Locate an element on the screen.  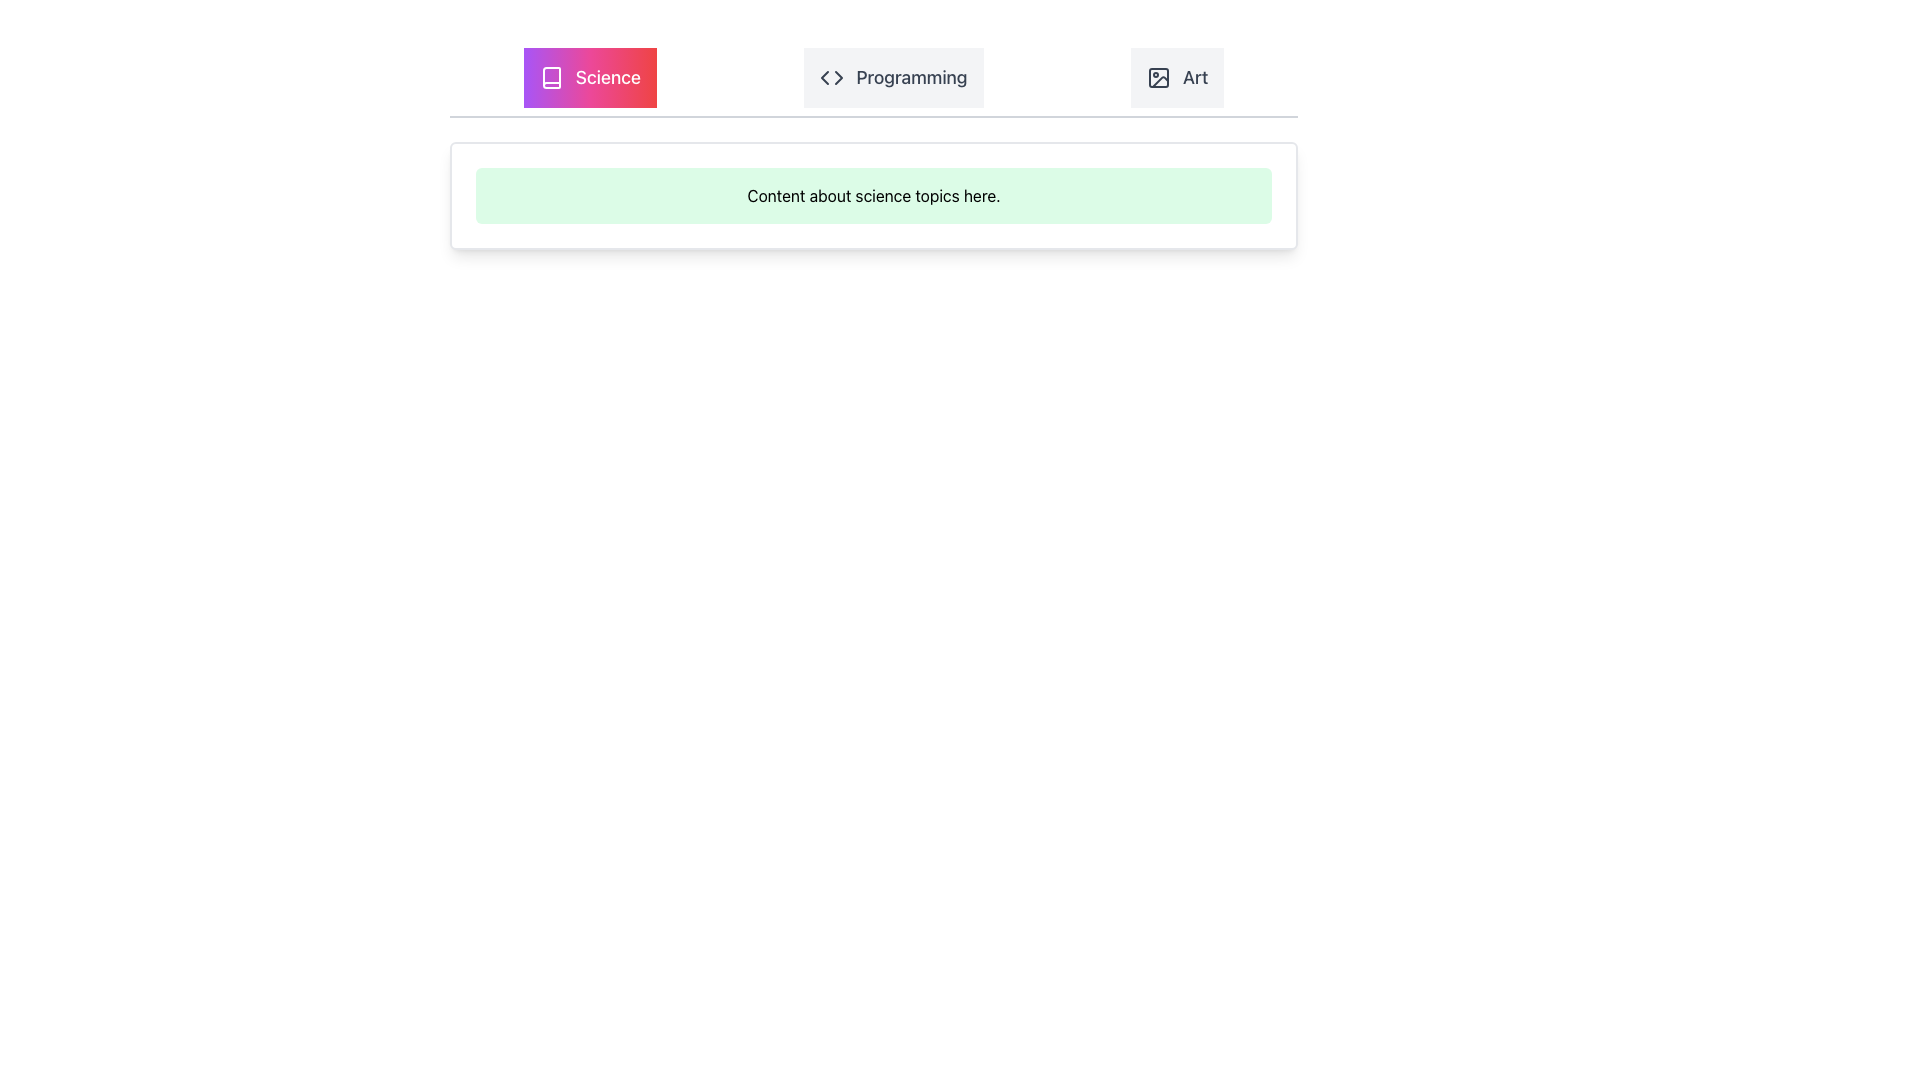
the 'Art' tab, which is the third tab in the tab group, featuring a picture frame icon and styled with a gray font on a light gray background is located at coordinates (1177, 76).